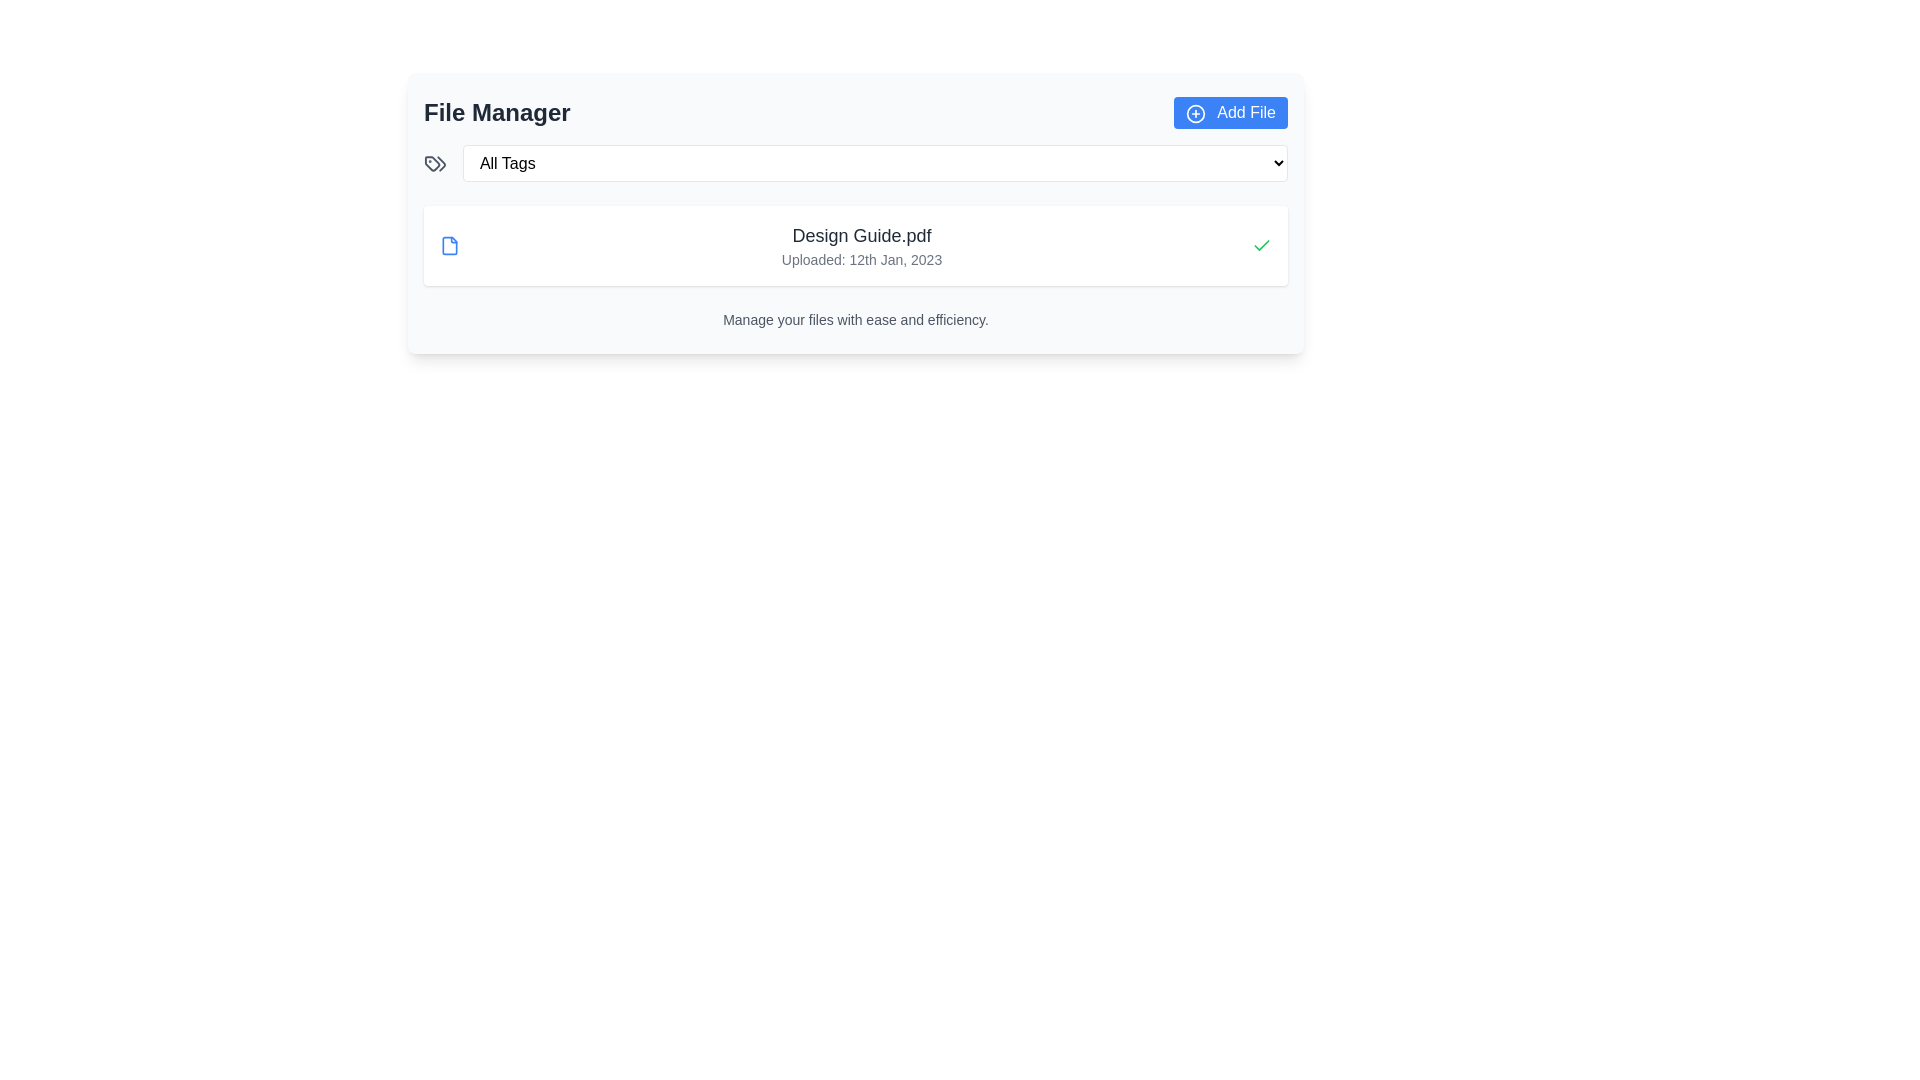 The width and height of the screenshot is (1920, 1080). What do you see at coordinates (497, 112) in the screenshot?
I see `the prominent text label indicating 'File Manager', located at the top-left corner of the content area` at bounding box center [497, 112].